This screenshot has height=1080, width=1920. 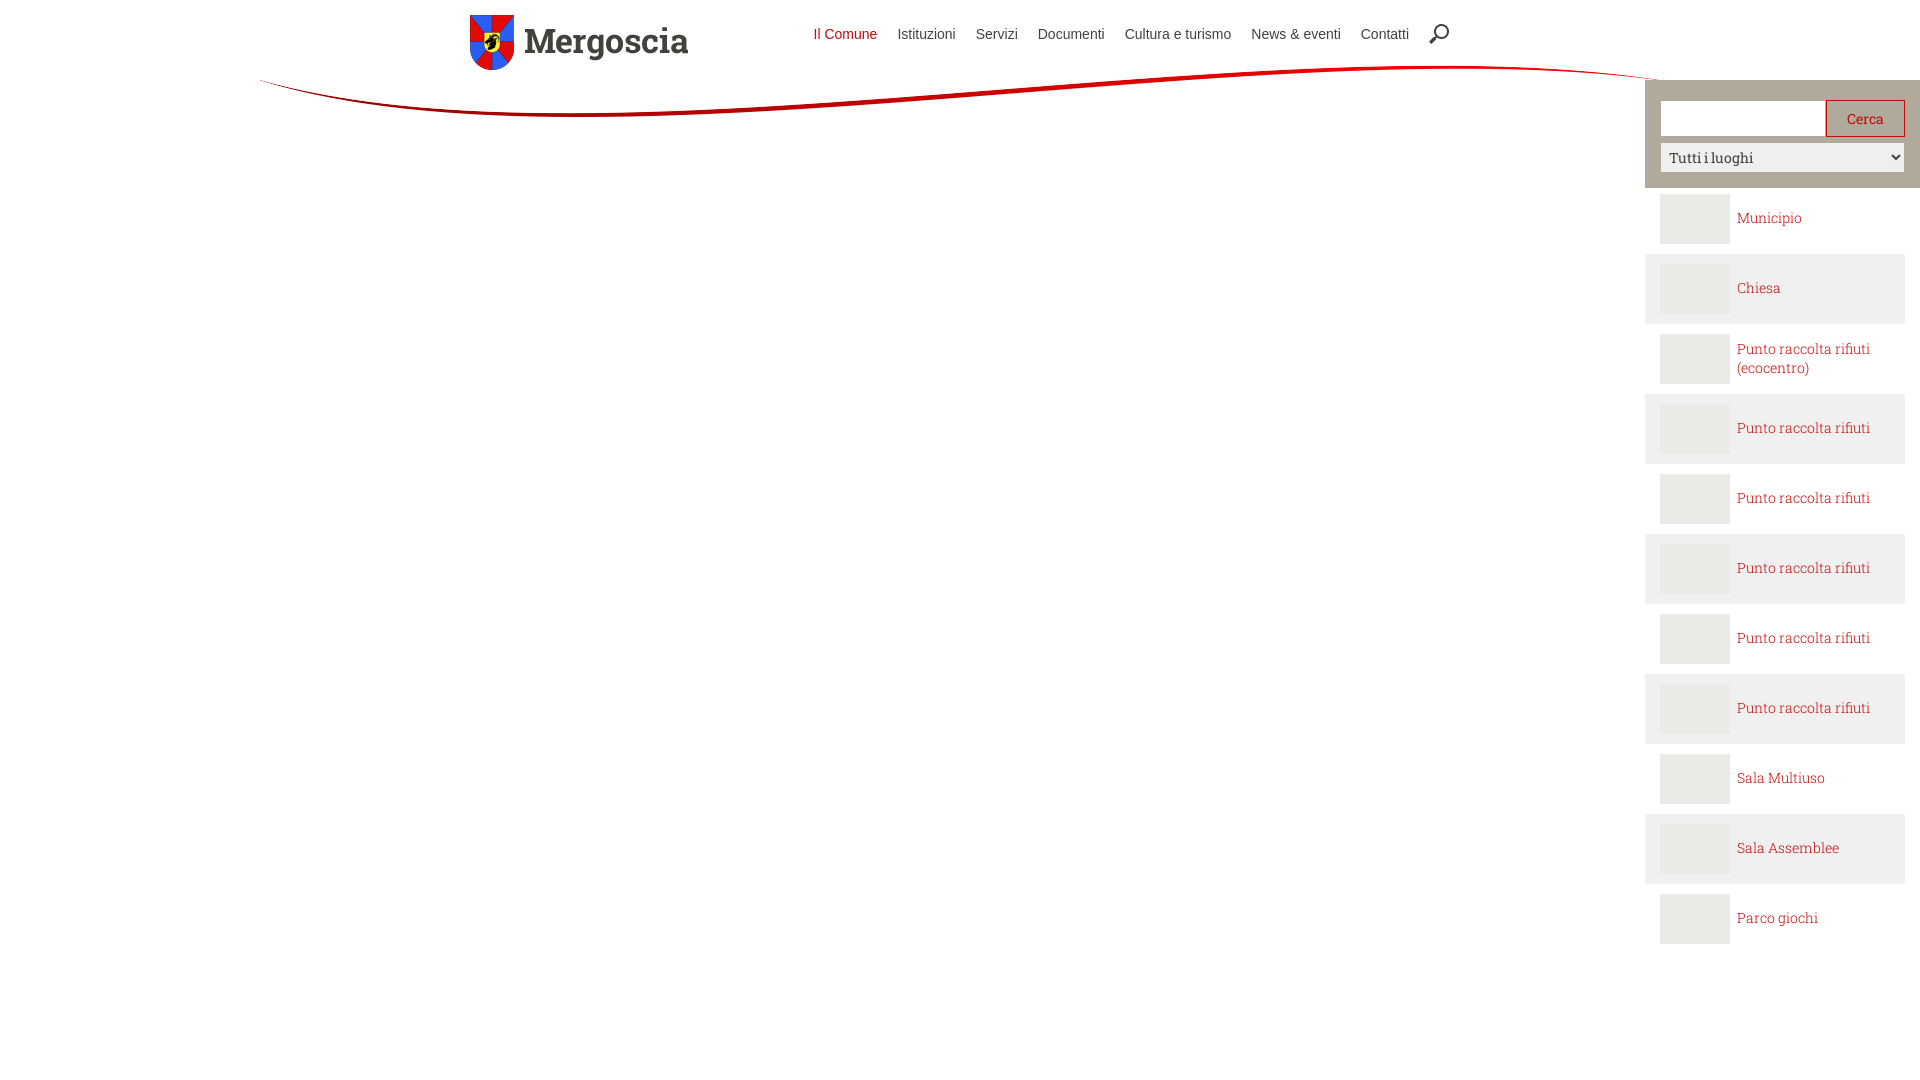 What do you see at coordinates (1864, 118) in the screenshot?
I see `'Cerca'` at bounding box center [1864, 118].